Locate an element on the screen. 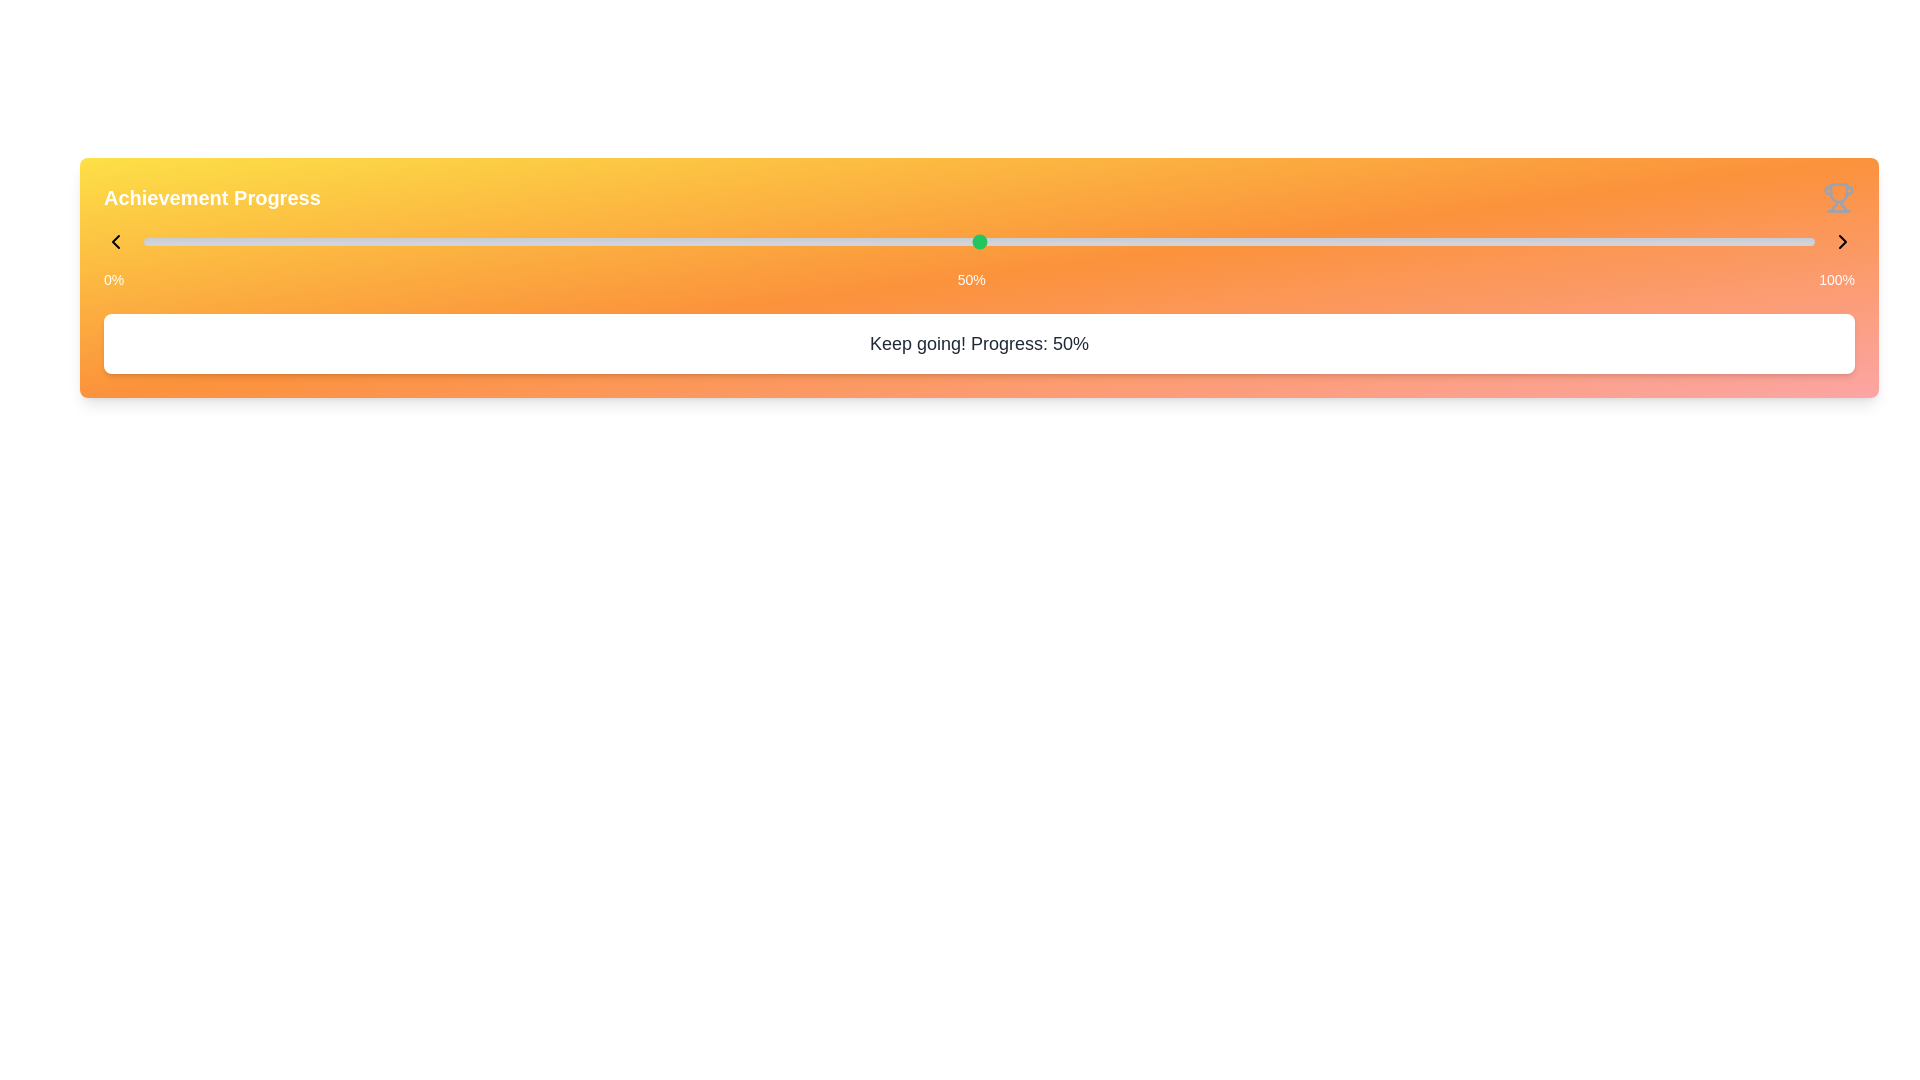 The height and width of the screenshot is (1080, 1920). the left-pointing chevron icon adjacent to the 'Achievement Progress' text is located at coordinates (114, 241).